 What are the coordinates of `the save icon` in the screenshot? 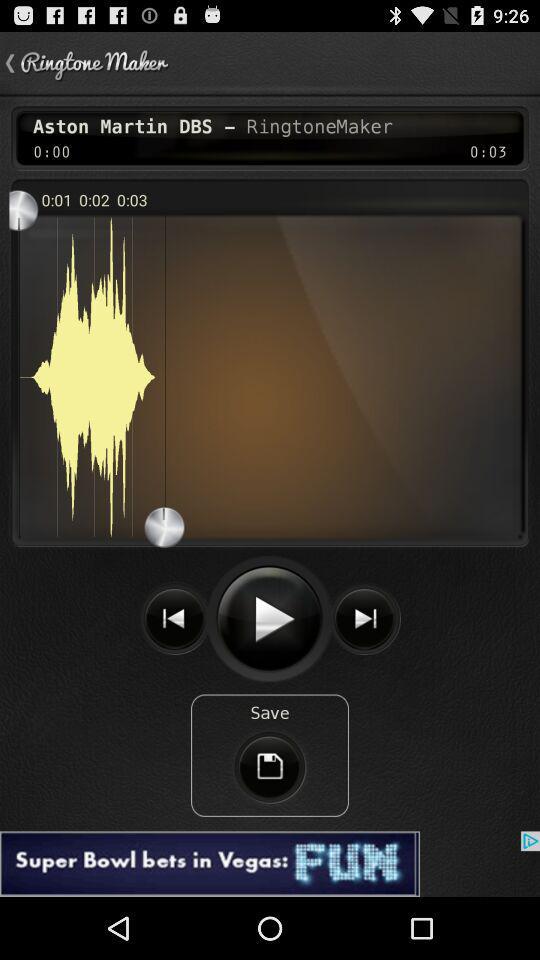 It's located at (270, 821).